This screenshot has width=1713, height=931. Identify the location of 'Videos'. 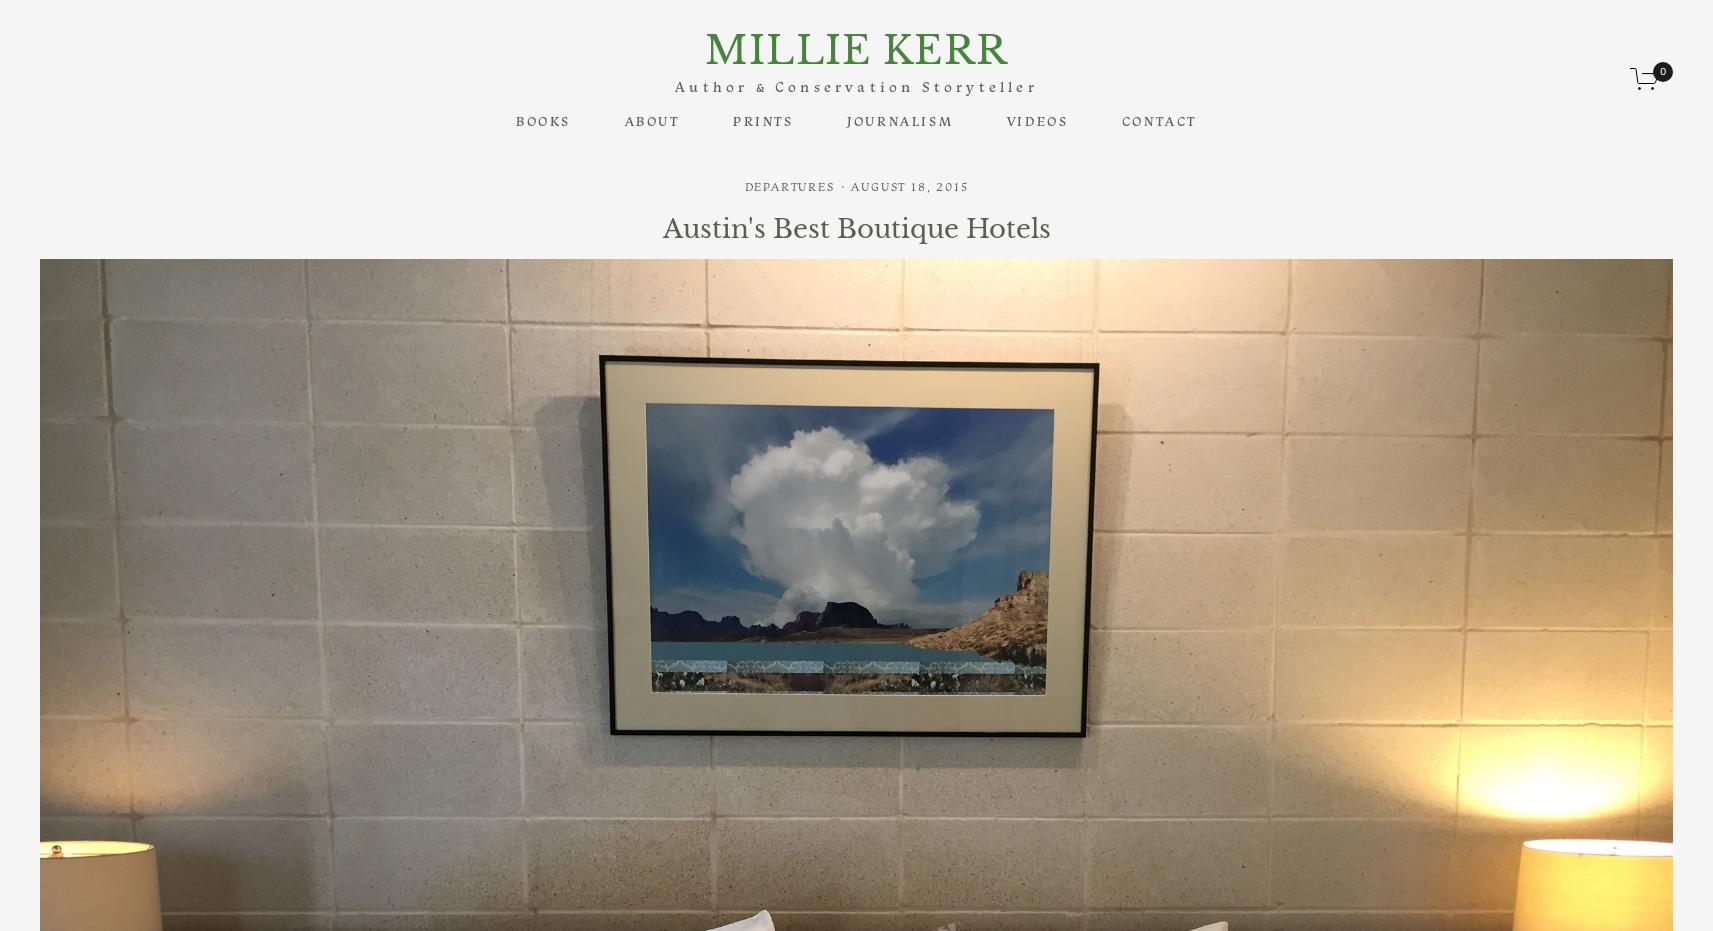
(1036, 121).